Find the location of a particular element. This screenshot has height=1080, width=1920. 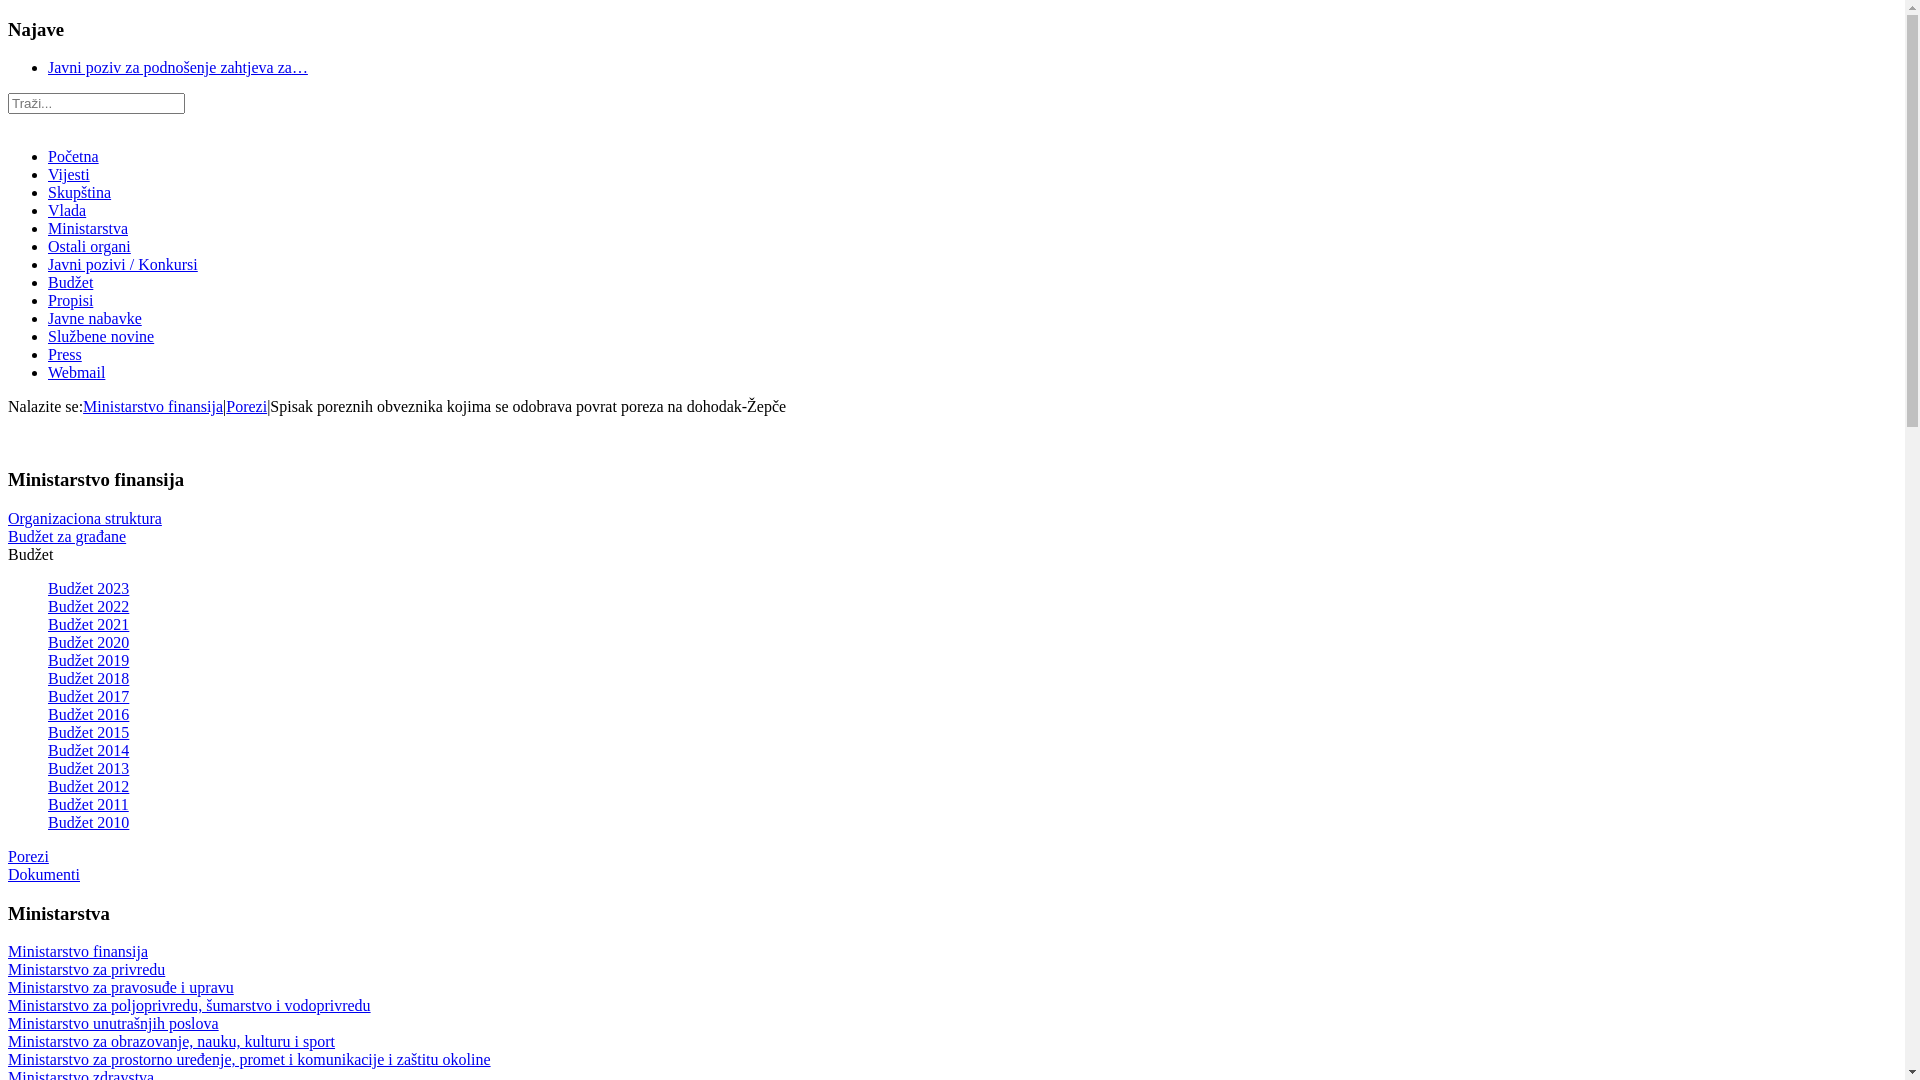

'Ministarstva' is located at coordinates (86, 227).